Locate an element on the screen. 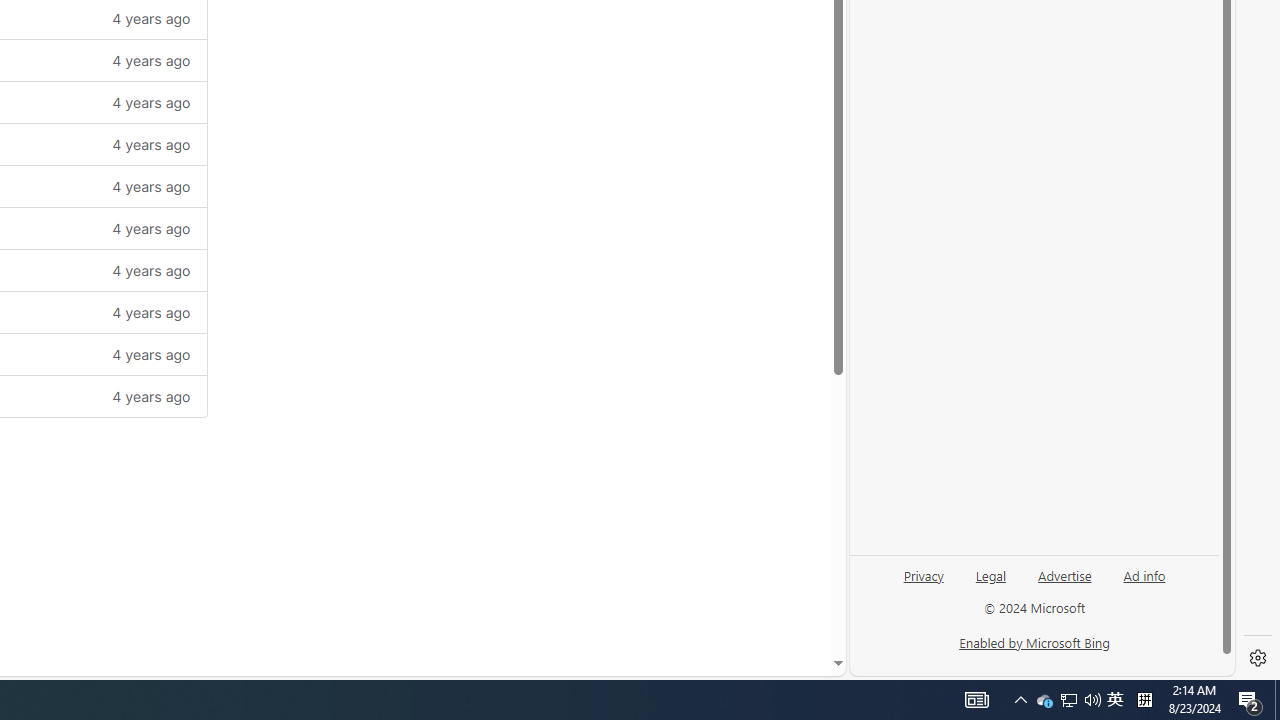 The height and width of the screenshot is (720, 1280). 'Legal' is located at coordinates (990, 583).